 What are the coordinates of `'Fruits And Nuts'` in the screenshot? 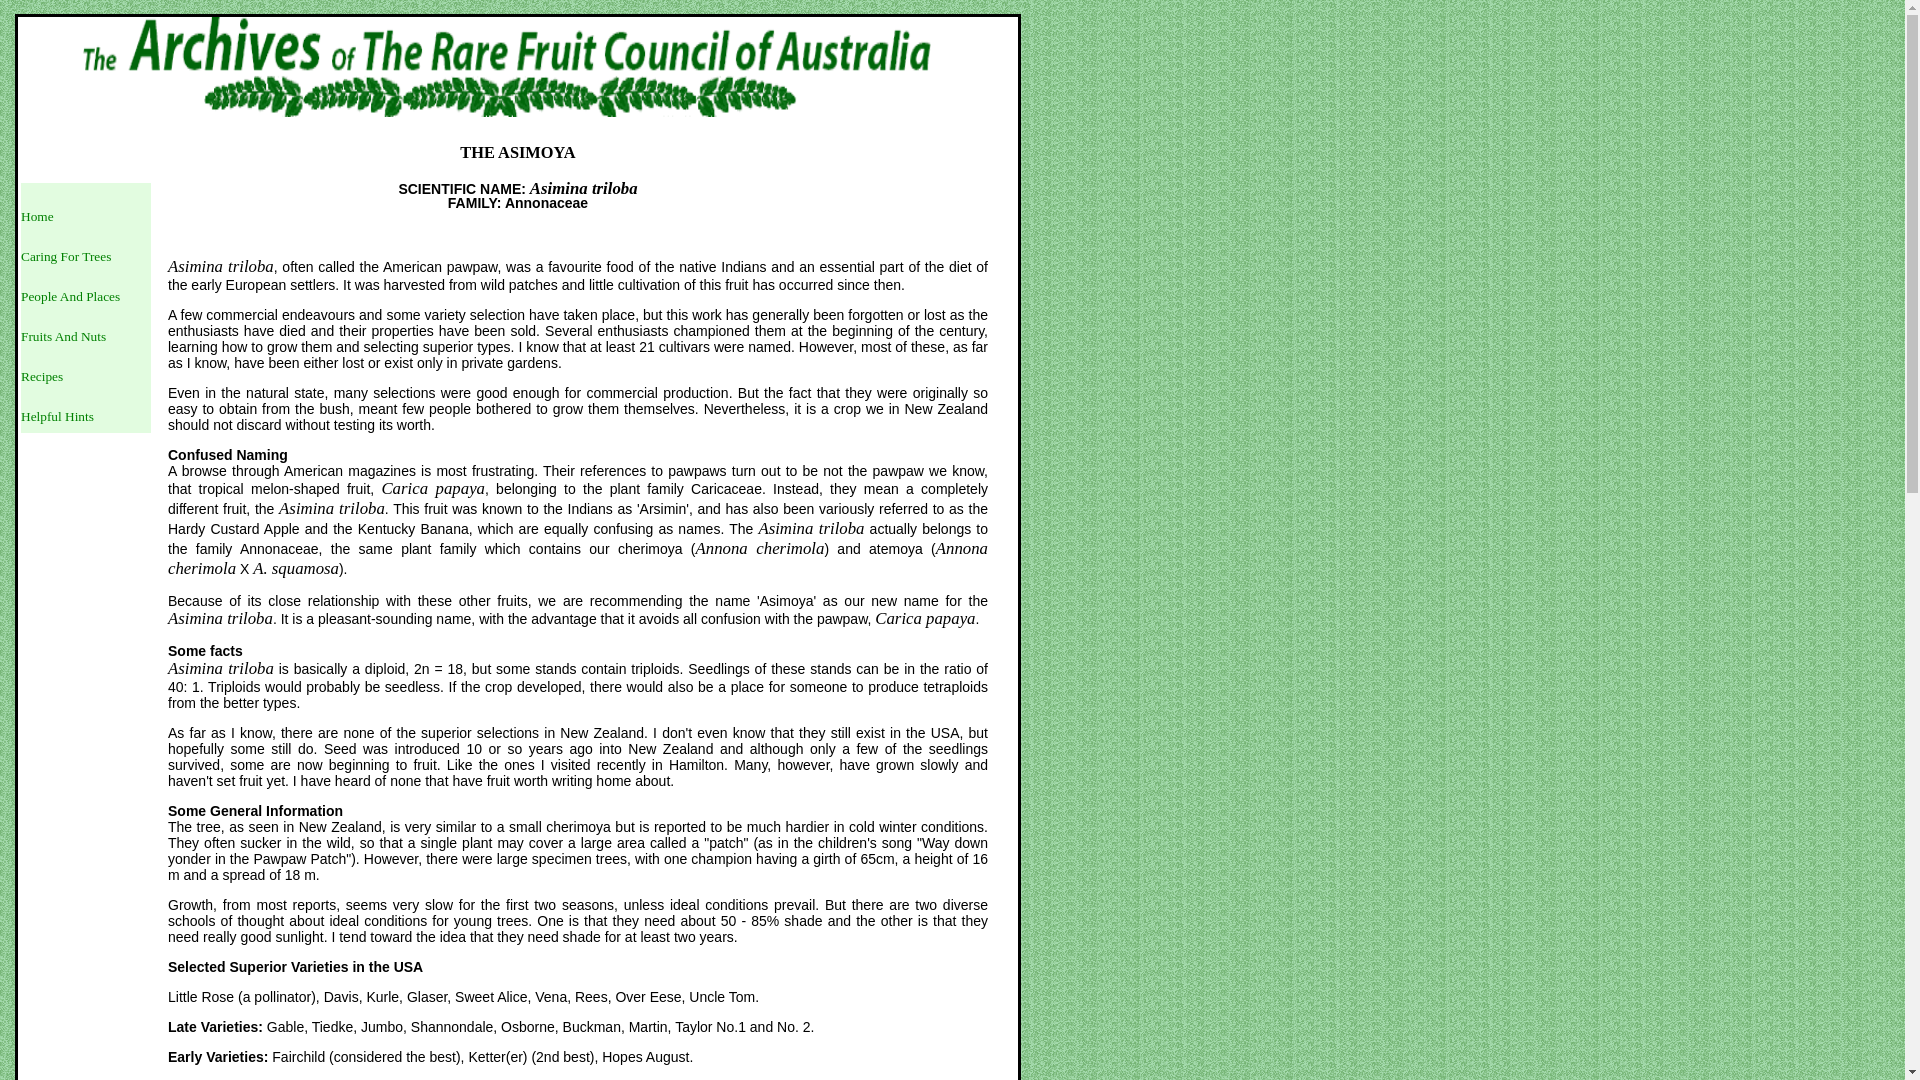 It's located at (63, 335).